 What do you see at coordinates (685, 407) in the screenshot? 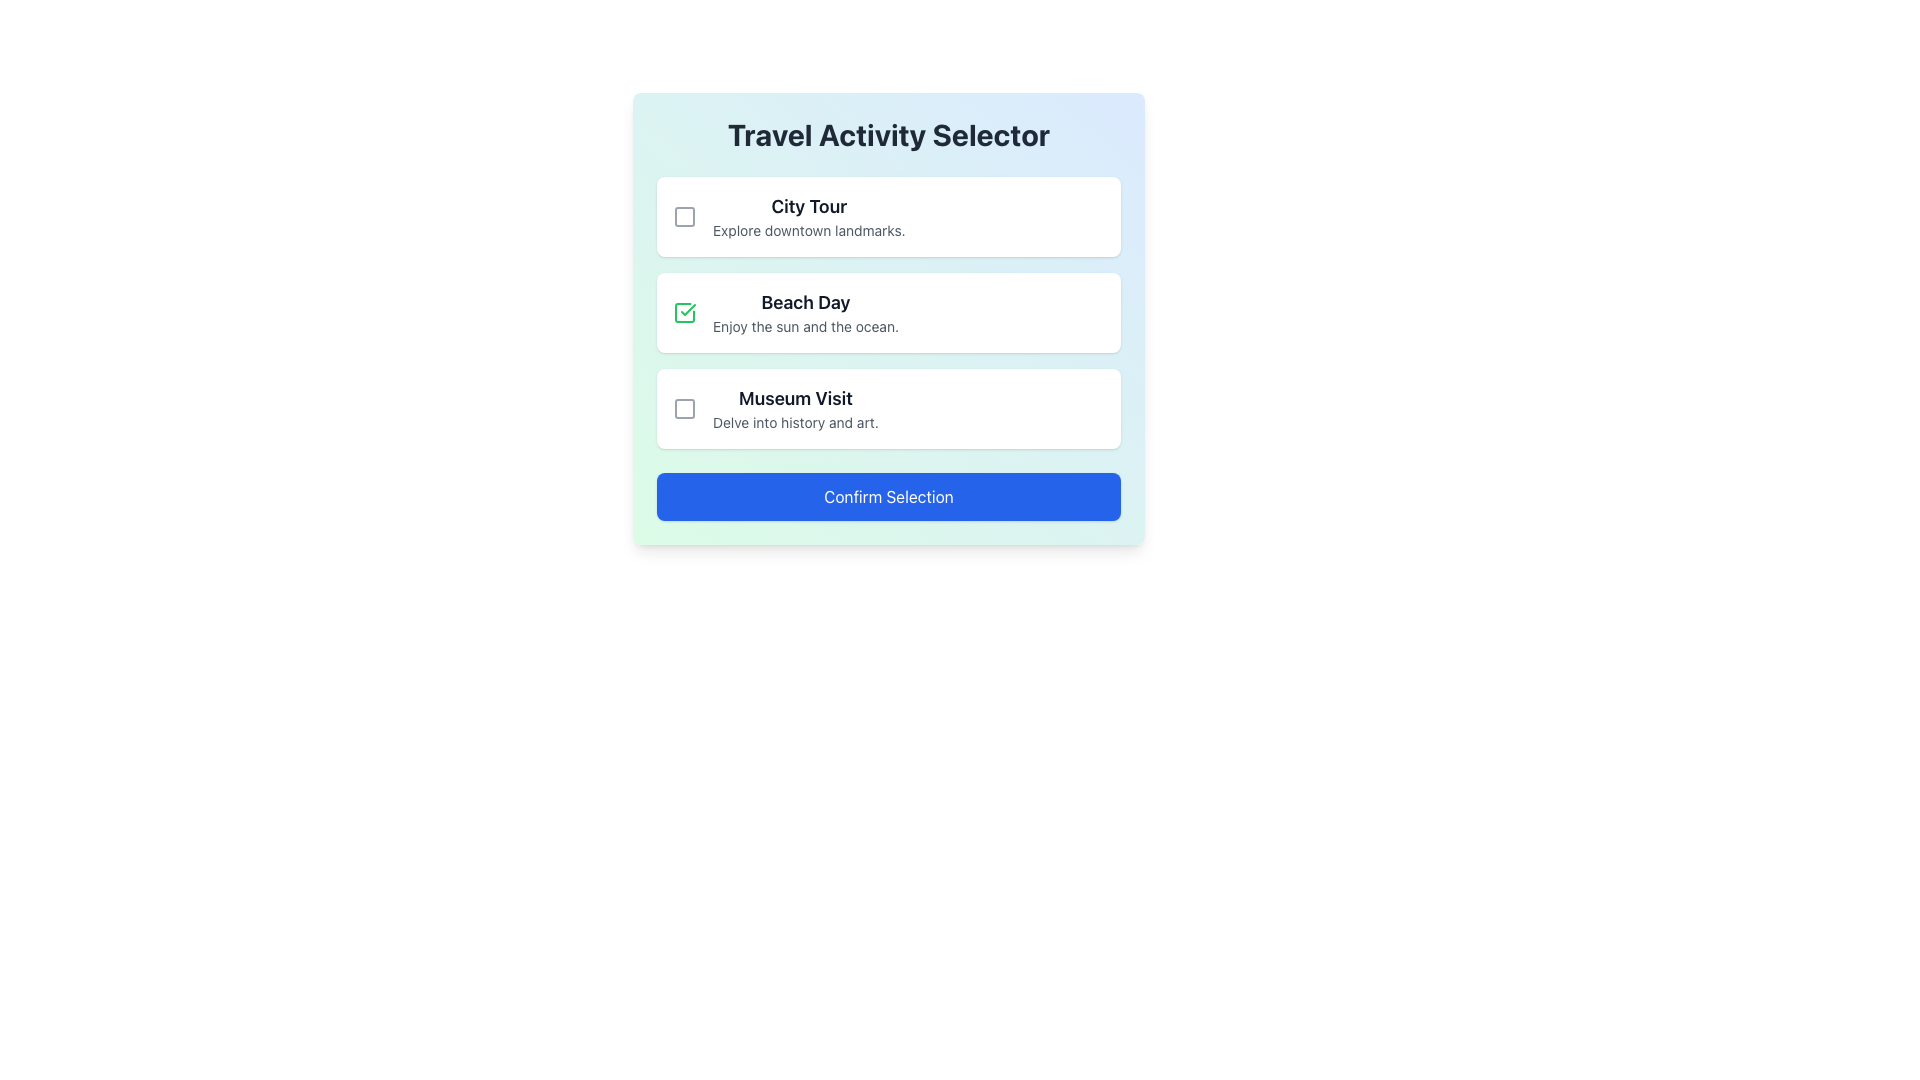
I see `the checkbox for the 'Museum Visit' option in the 'Travel Activity Selector' section` at bounding box center [685, 407].